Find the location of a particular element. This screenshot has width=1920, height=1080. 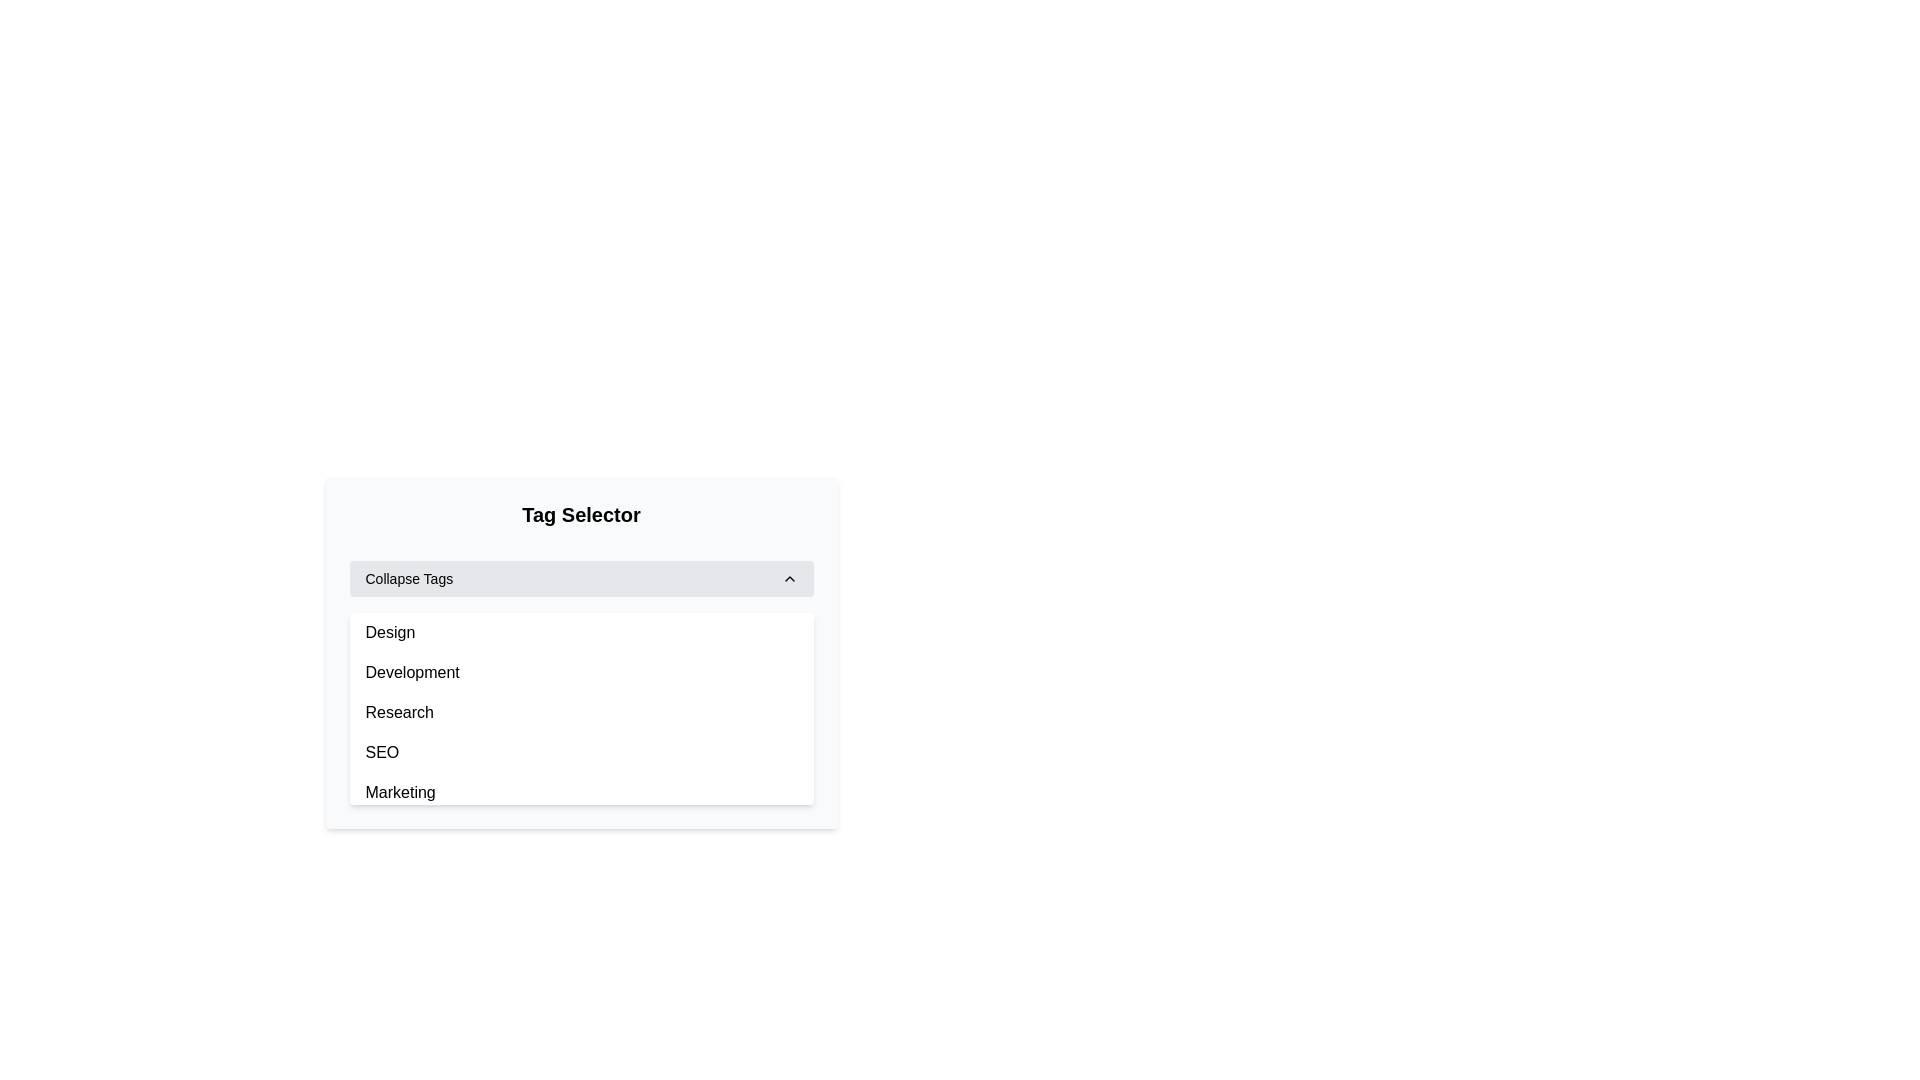

the first selectable item in the 'Tag Selector' list titled 'Design' located under 'Collapse Tags' is located at coordinates (580, 632).